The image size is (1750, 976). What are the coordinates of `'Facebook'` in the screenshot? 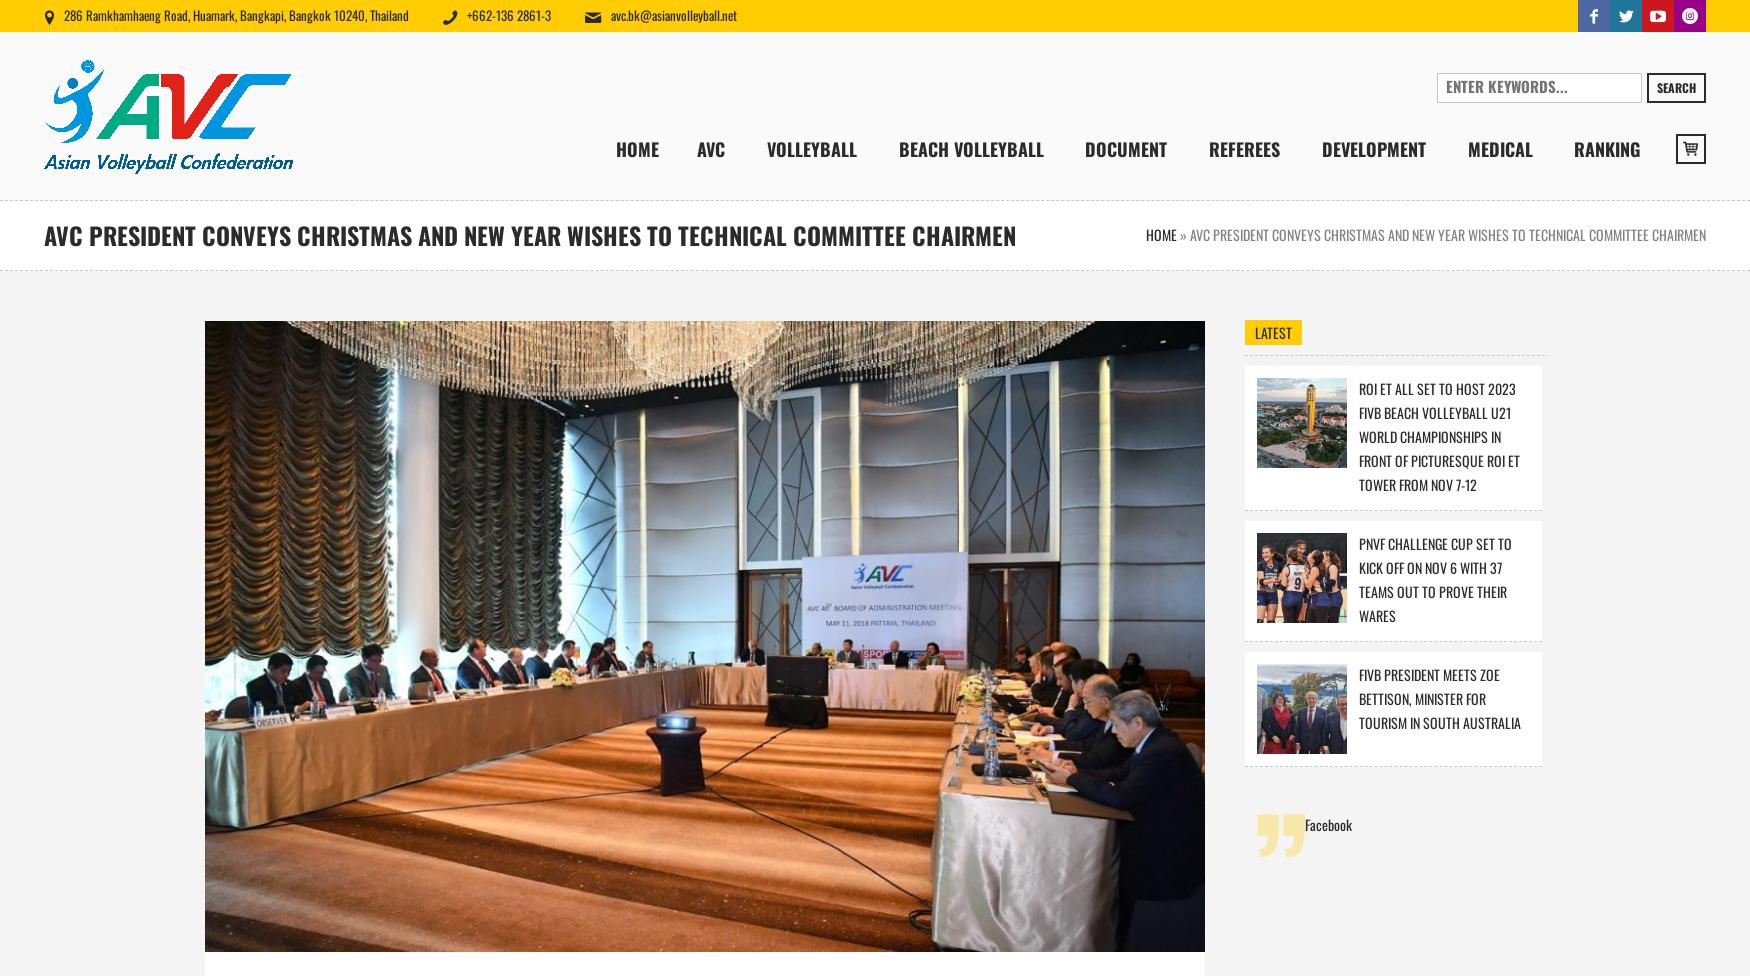 It's located at (1302, 824).